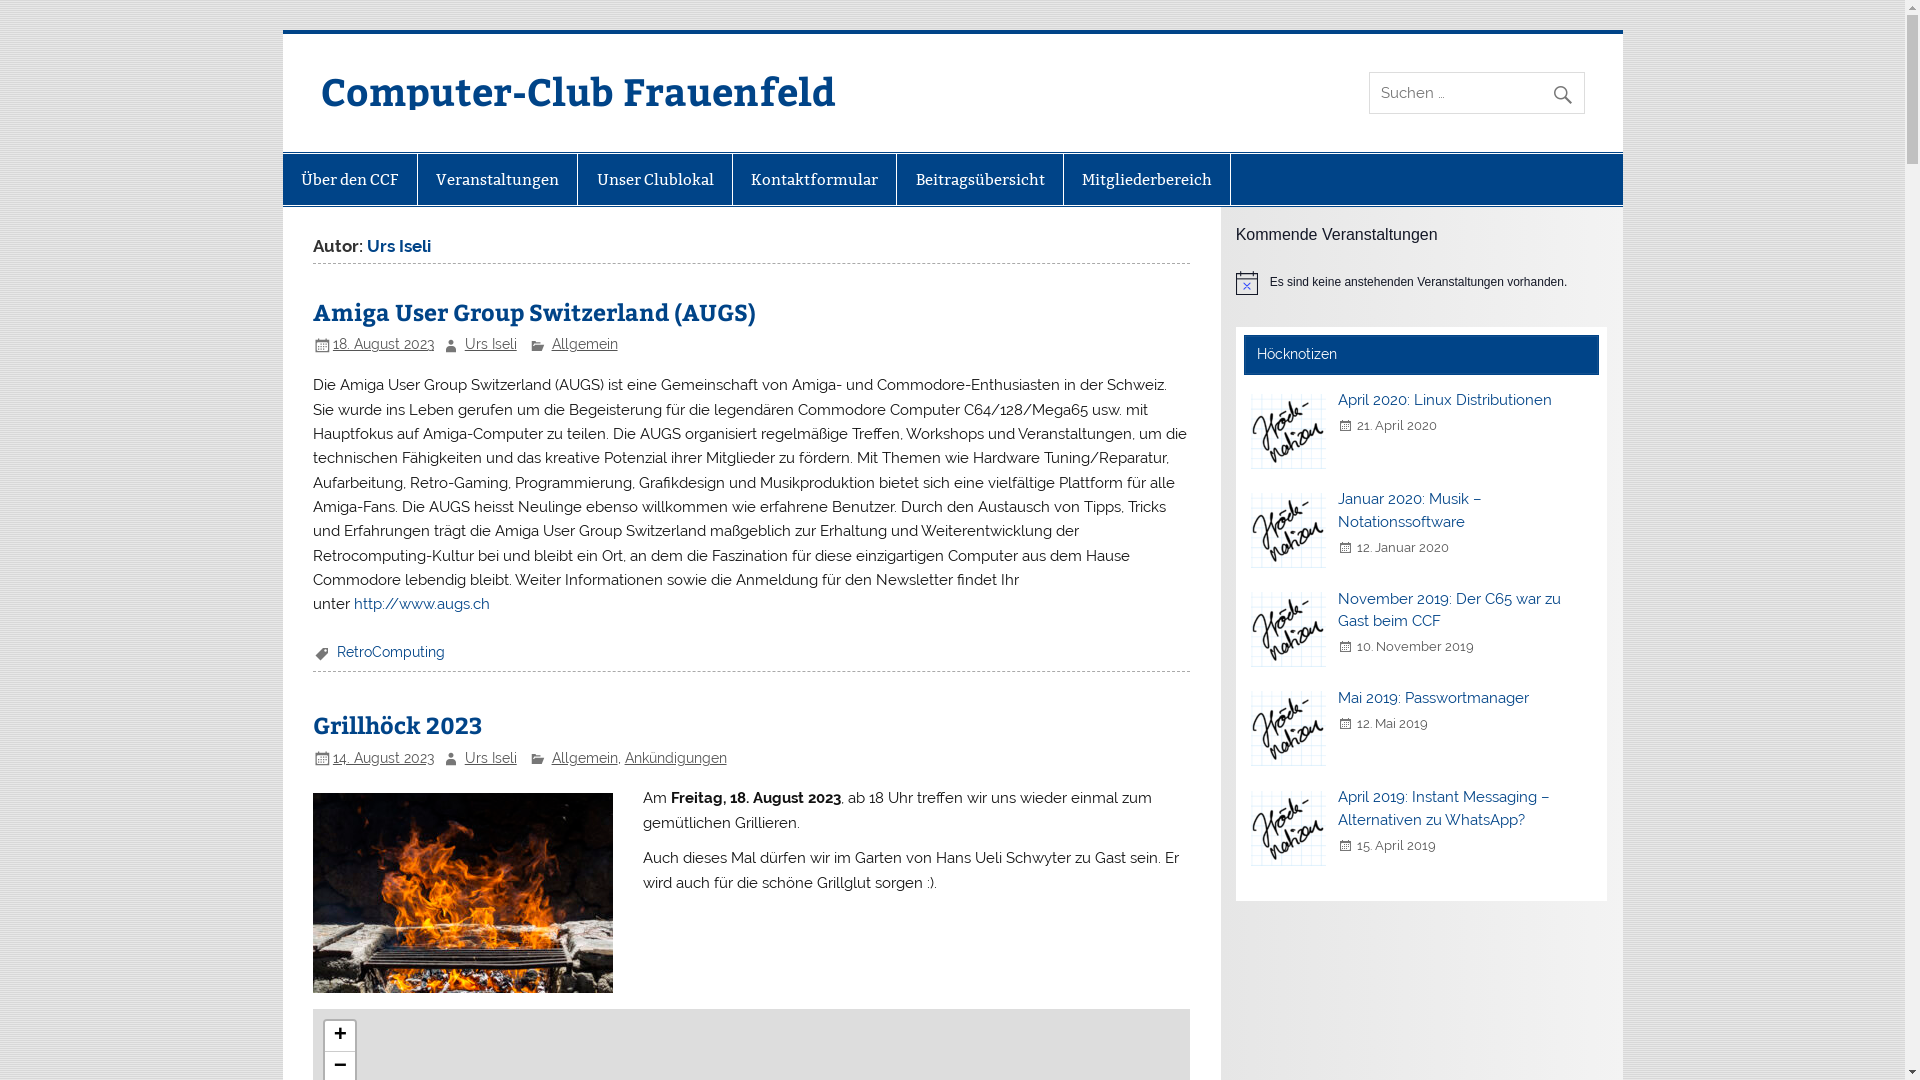 The width and height of the screenshot is (1920, 1080). Describe the element at coordinates (340, 1035) in the screenshot. I see `'+'` at that location.